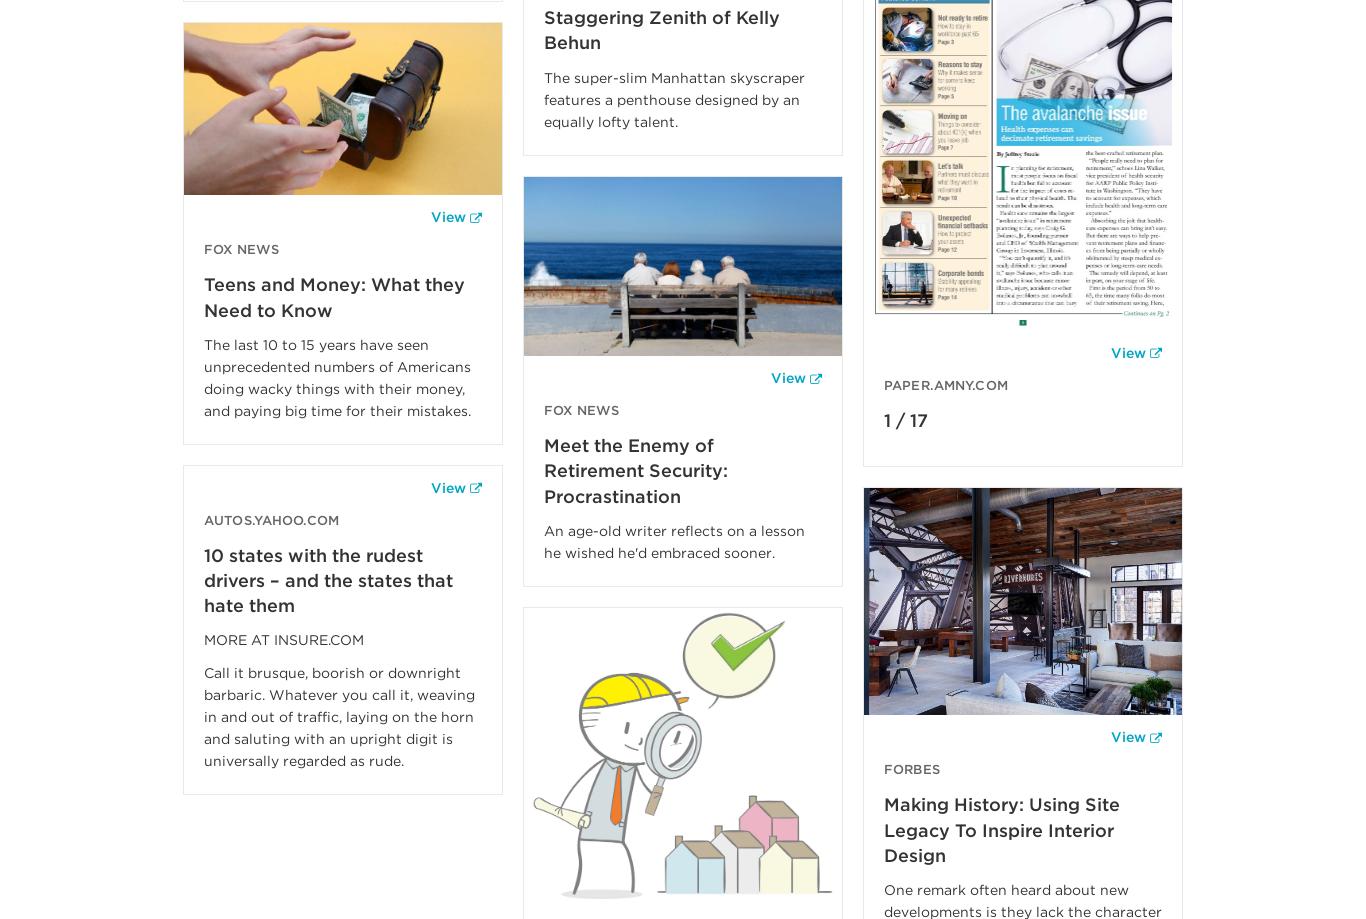  I want to click on 'The last 10 to 15 years have seen unprecedented numbers of Americans doing wacky things with their money, and paying big time for their mistakes.', so click(337, 376).